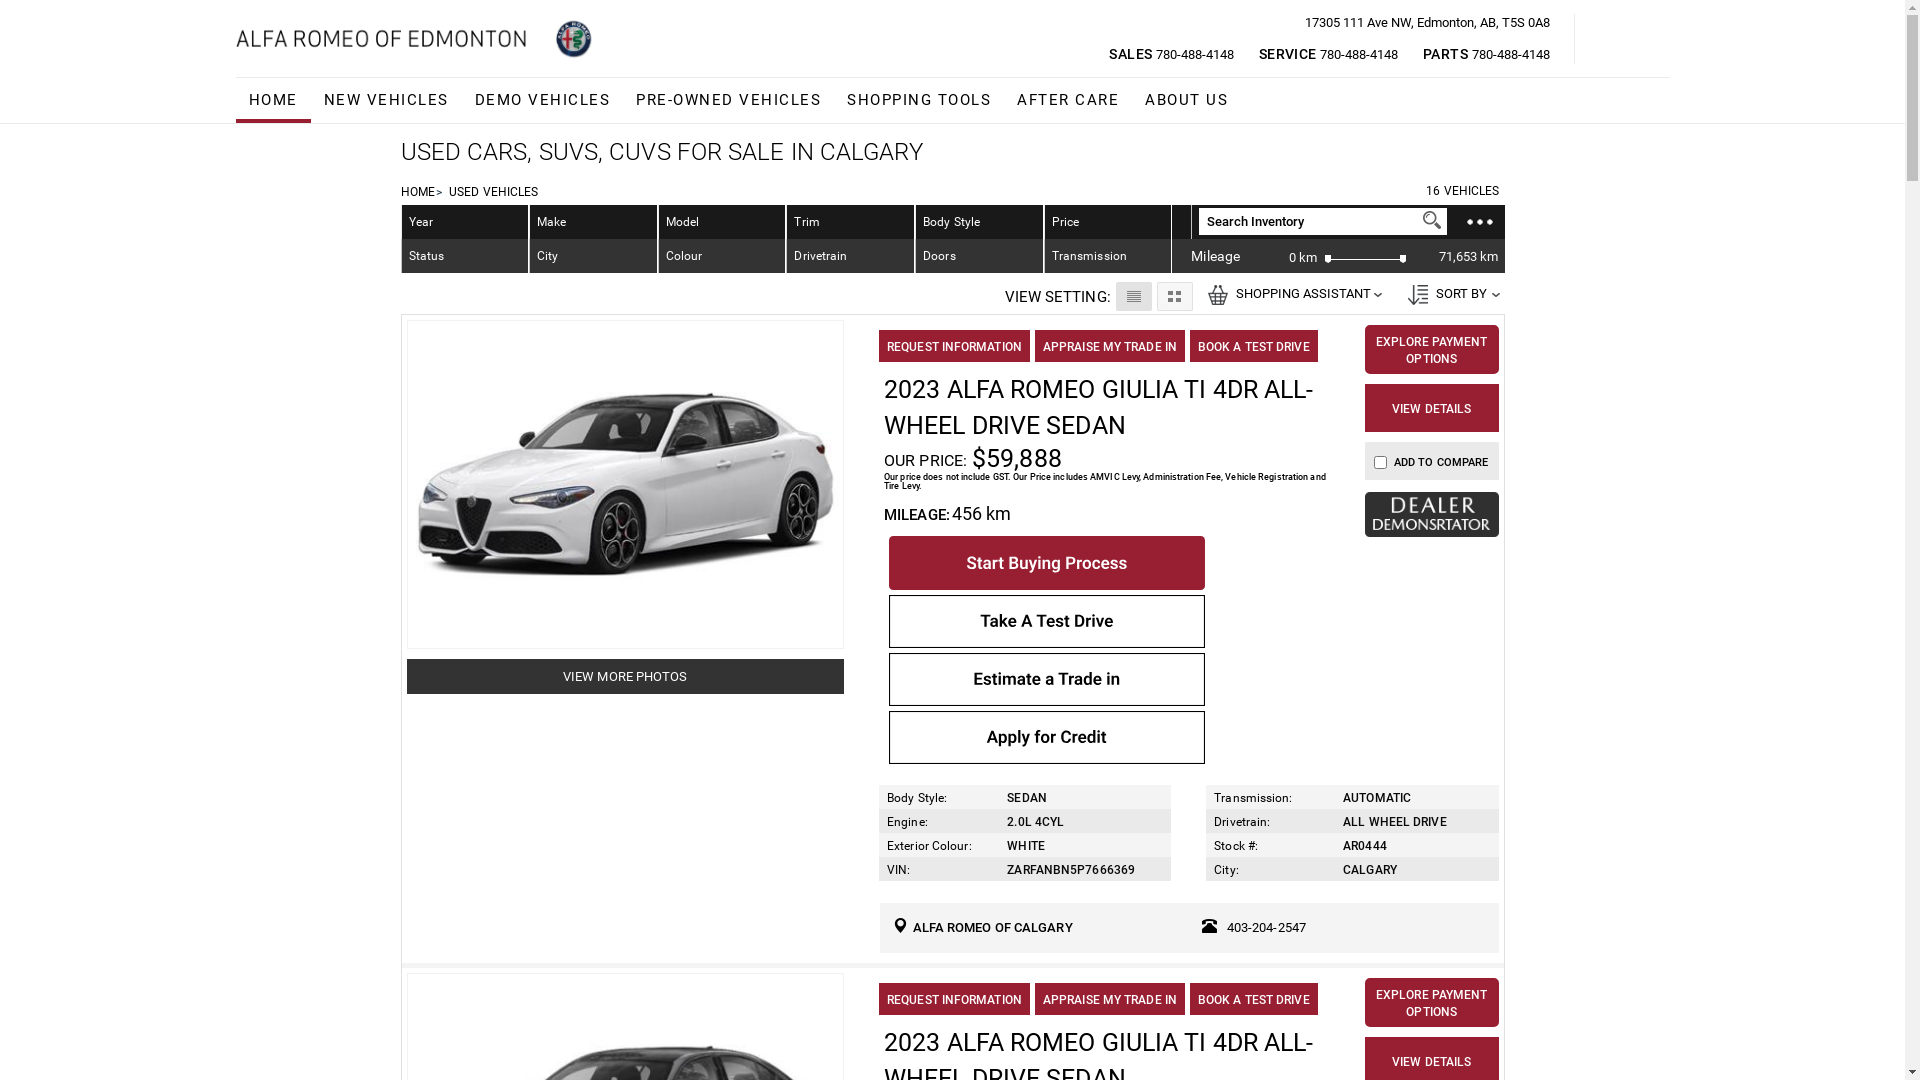  I want to click on 'Make', so click(529, 222).